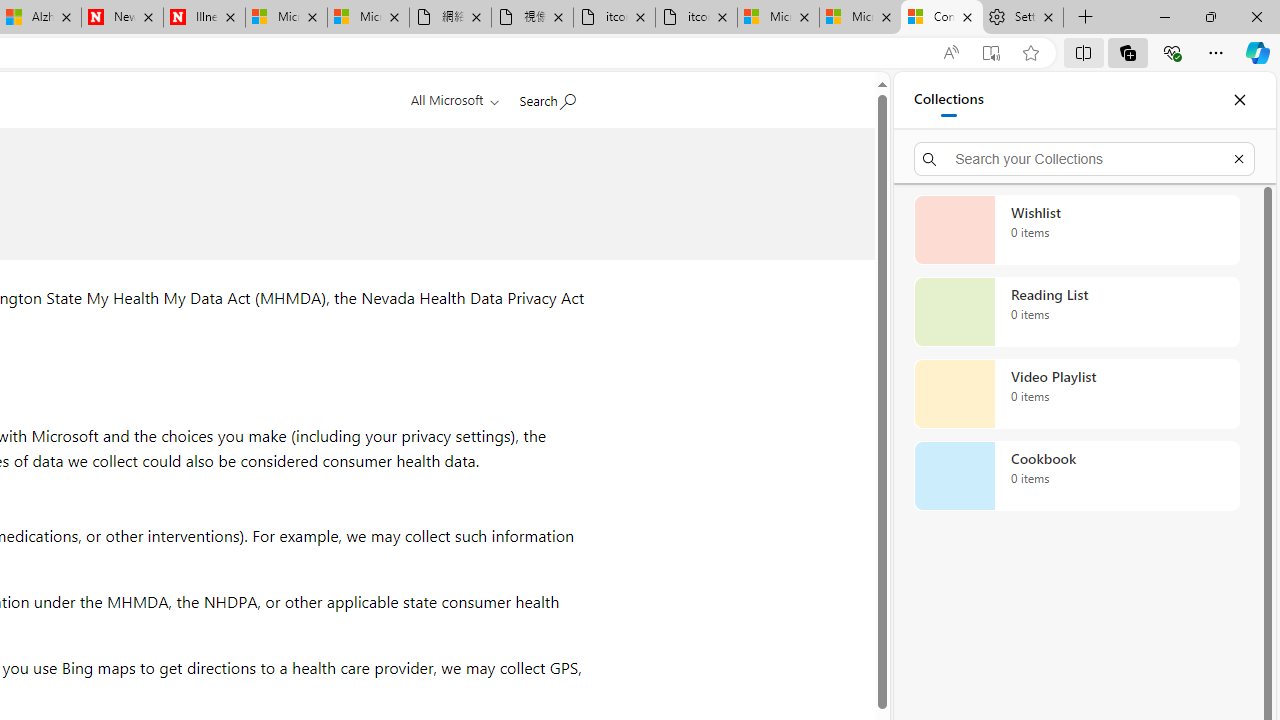 The image size is (1280, 720). What do you see at coordinates (1238, 158) in the screenshot?
I see `'Exit search'` at bounding box center [1238, 158].